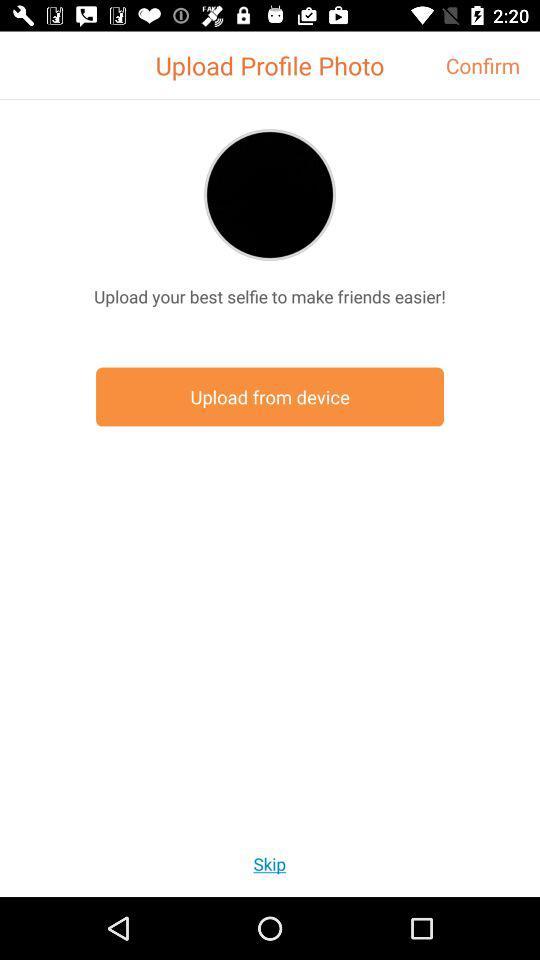 The height and width of the screenshot is (960, 540). I want to click on icon below the upload your best item, so click(270, 396).